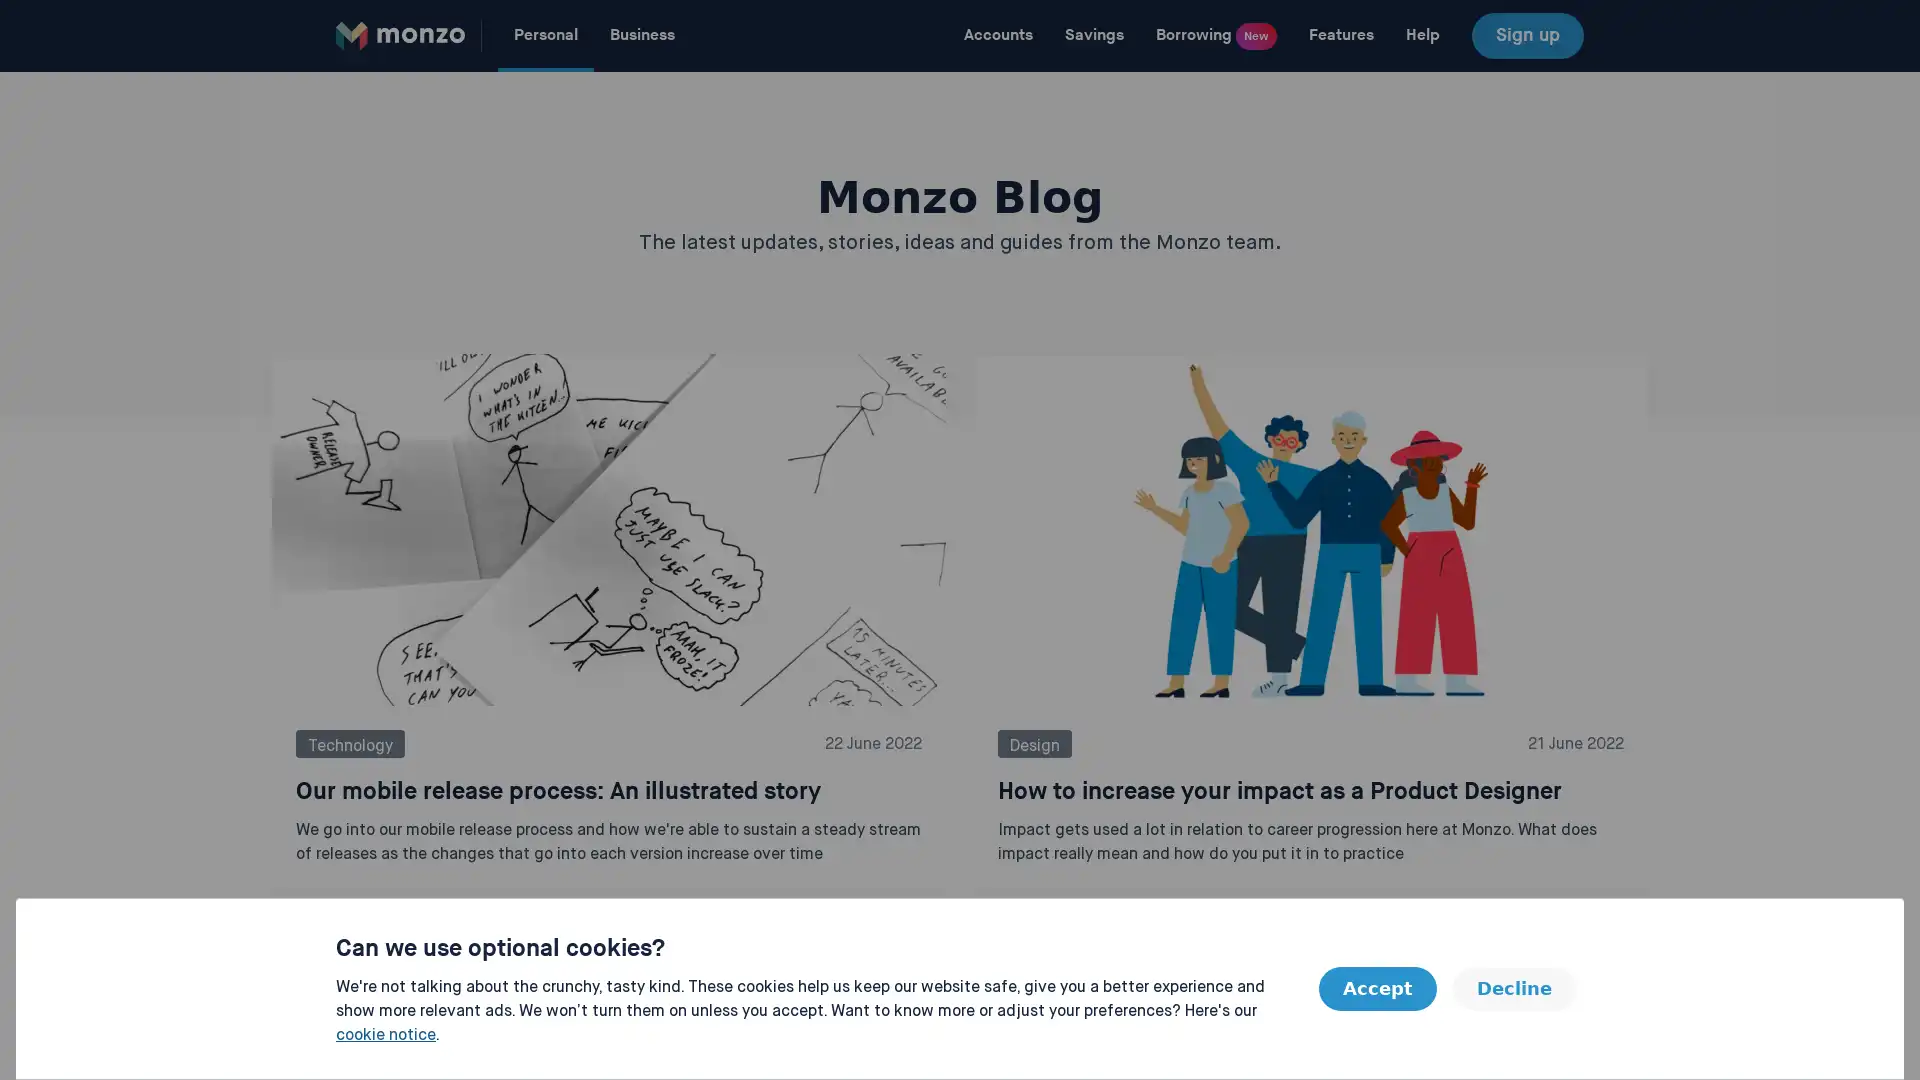 Image resolution: width=1920 pixels, height=1080 pixels. Describe the element at coordinates (1093, 35) in the screenshot. I see `Savings` at that location.